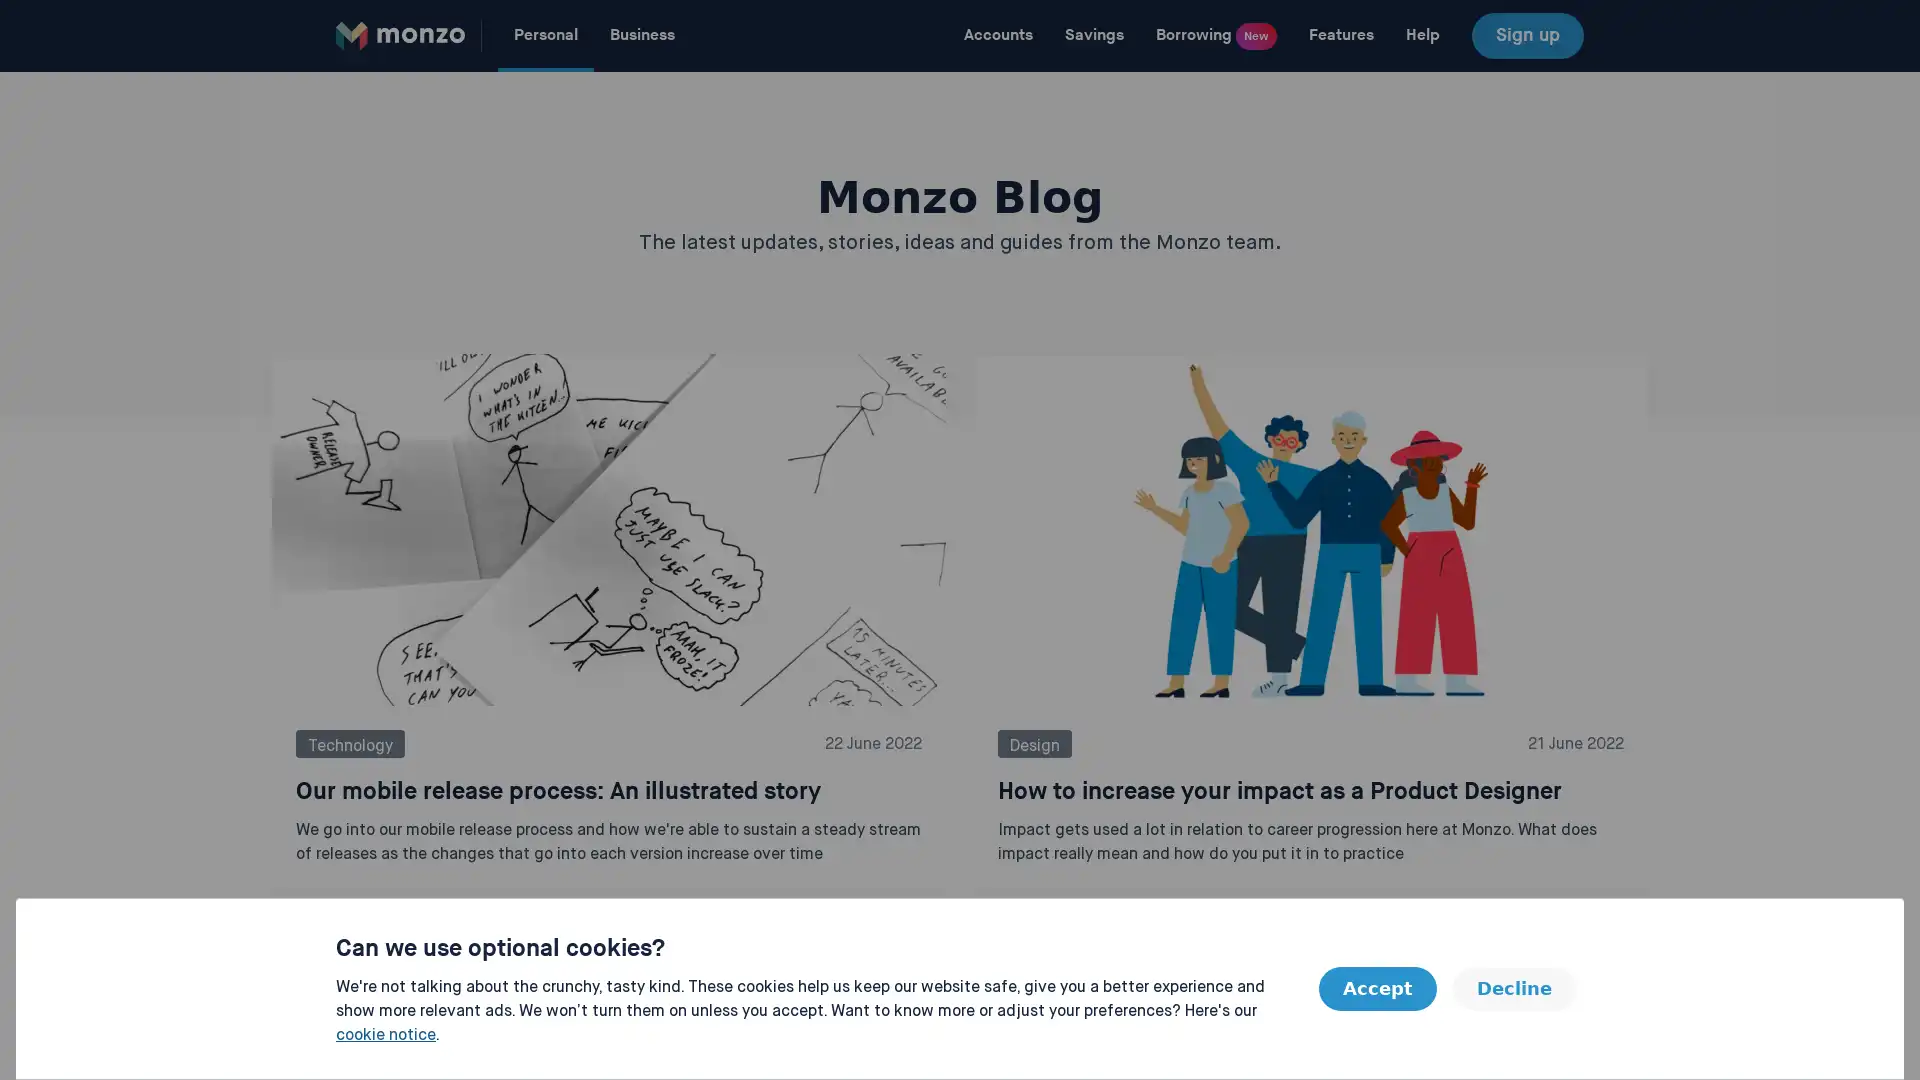 Image resolution: width=1920 pixels, height=1080 pixels. Describe the element at coordinates (1093, 35) in the screenshot. I see `Savings` at that location.